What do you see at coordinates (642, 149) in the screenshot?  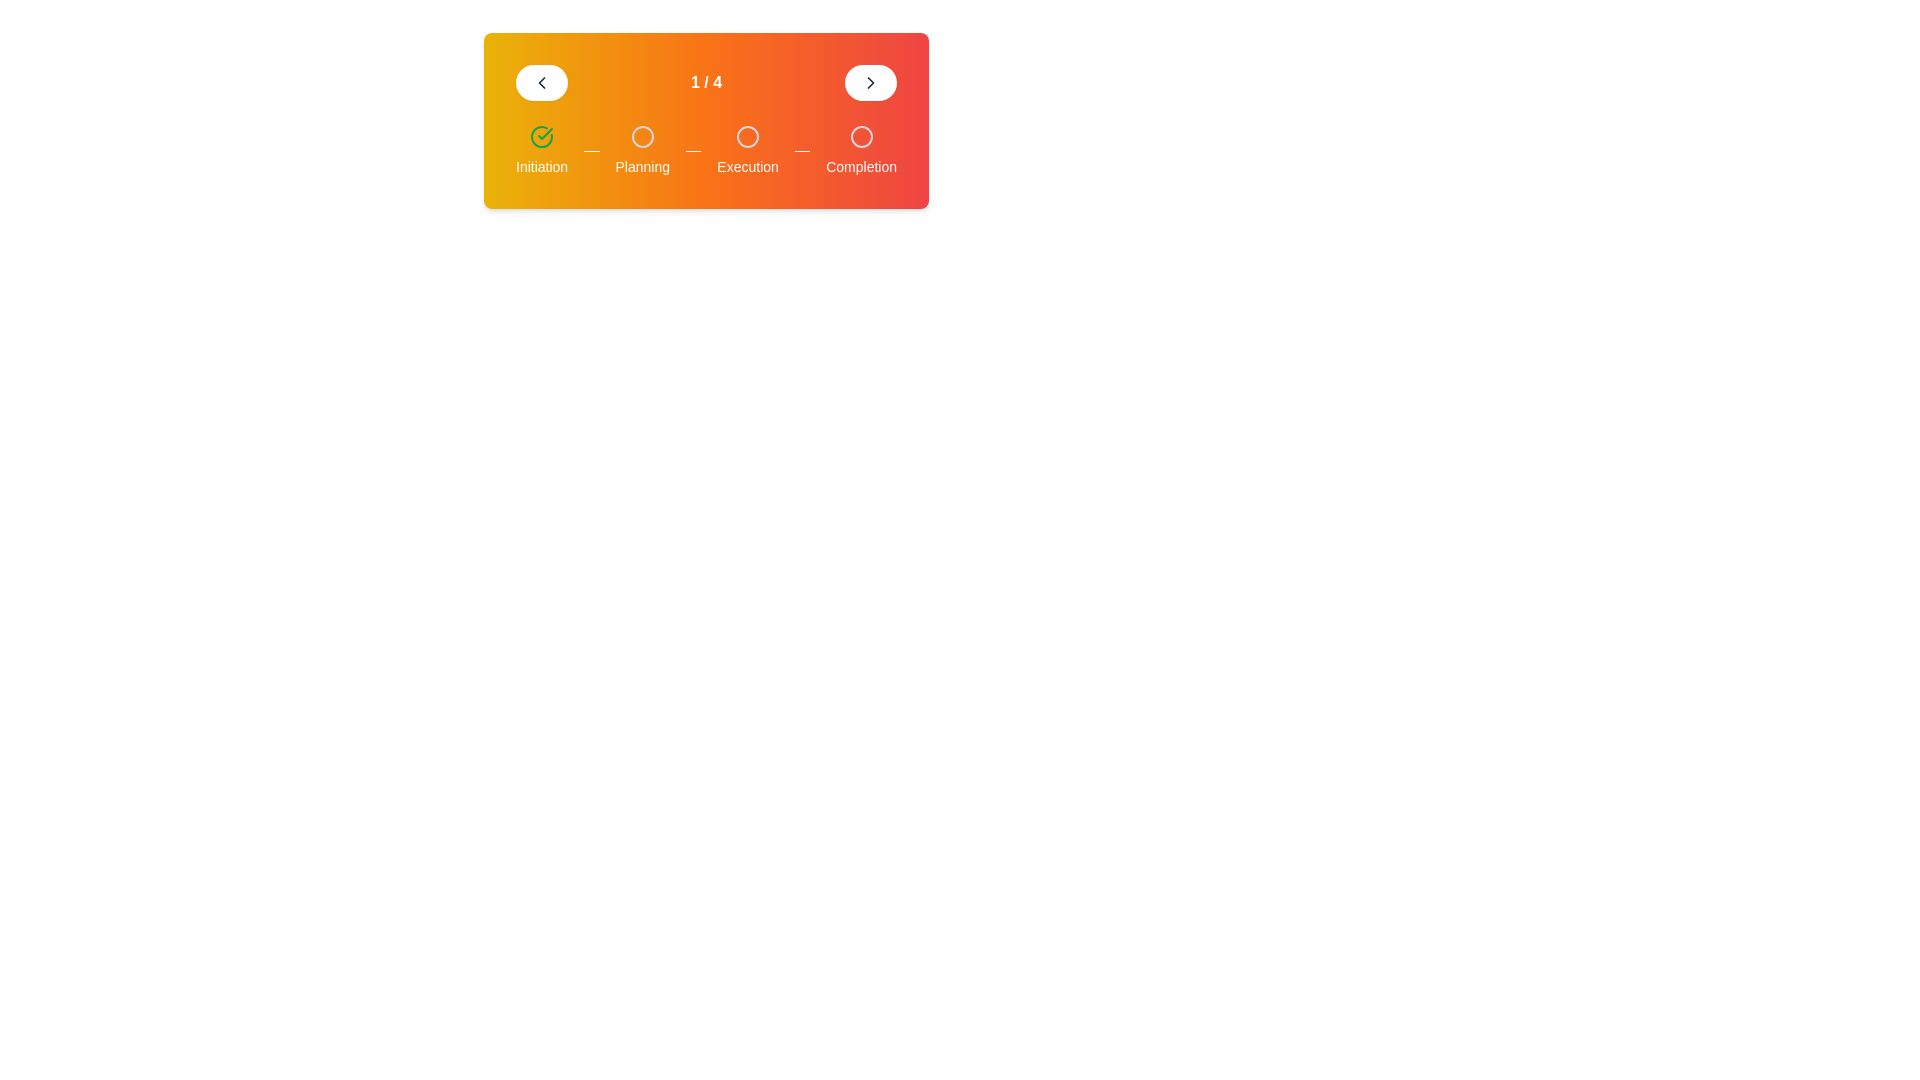 I see `label of the 'Planning' stage indicator in the multi-step progress tracker, which is the second step between 'Initiation' and 'Execution'` at bounding box center [642, 149].